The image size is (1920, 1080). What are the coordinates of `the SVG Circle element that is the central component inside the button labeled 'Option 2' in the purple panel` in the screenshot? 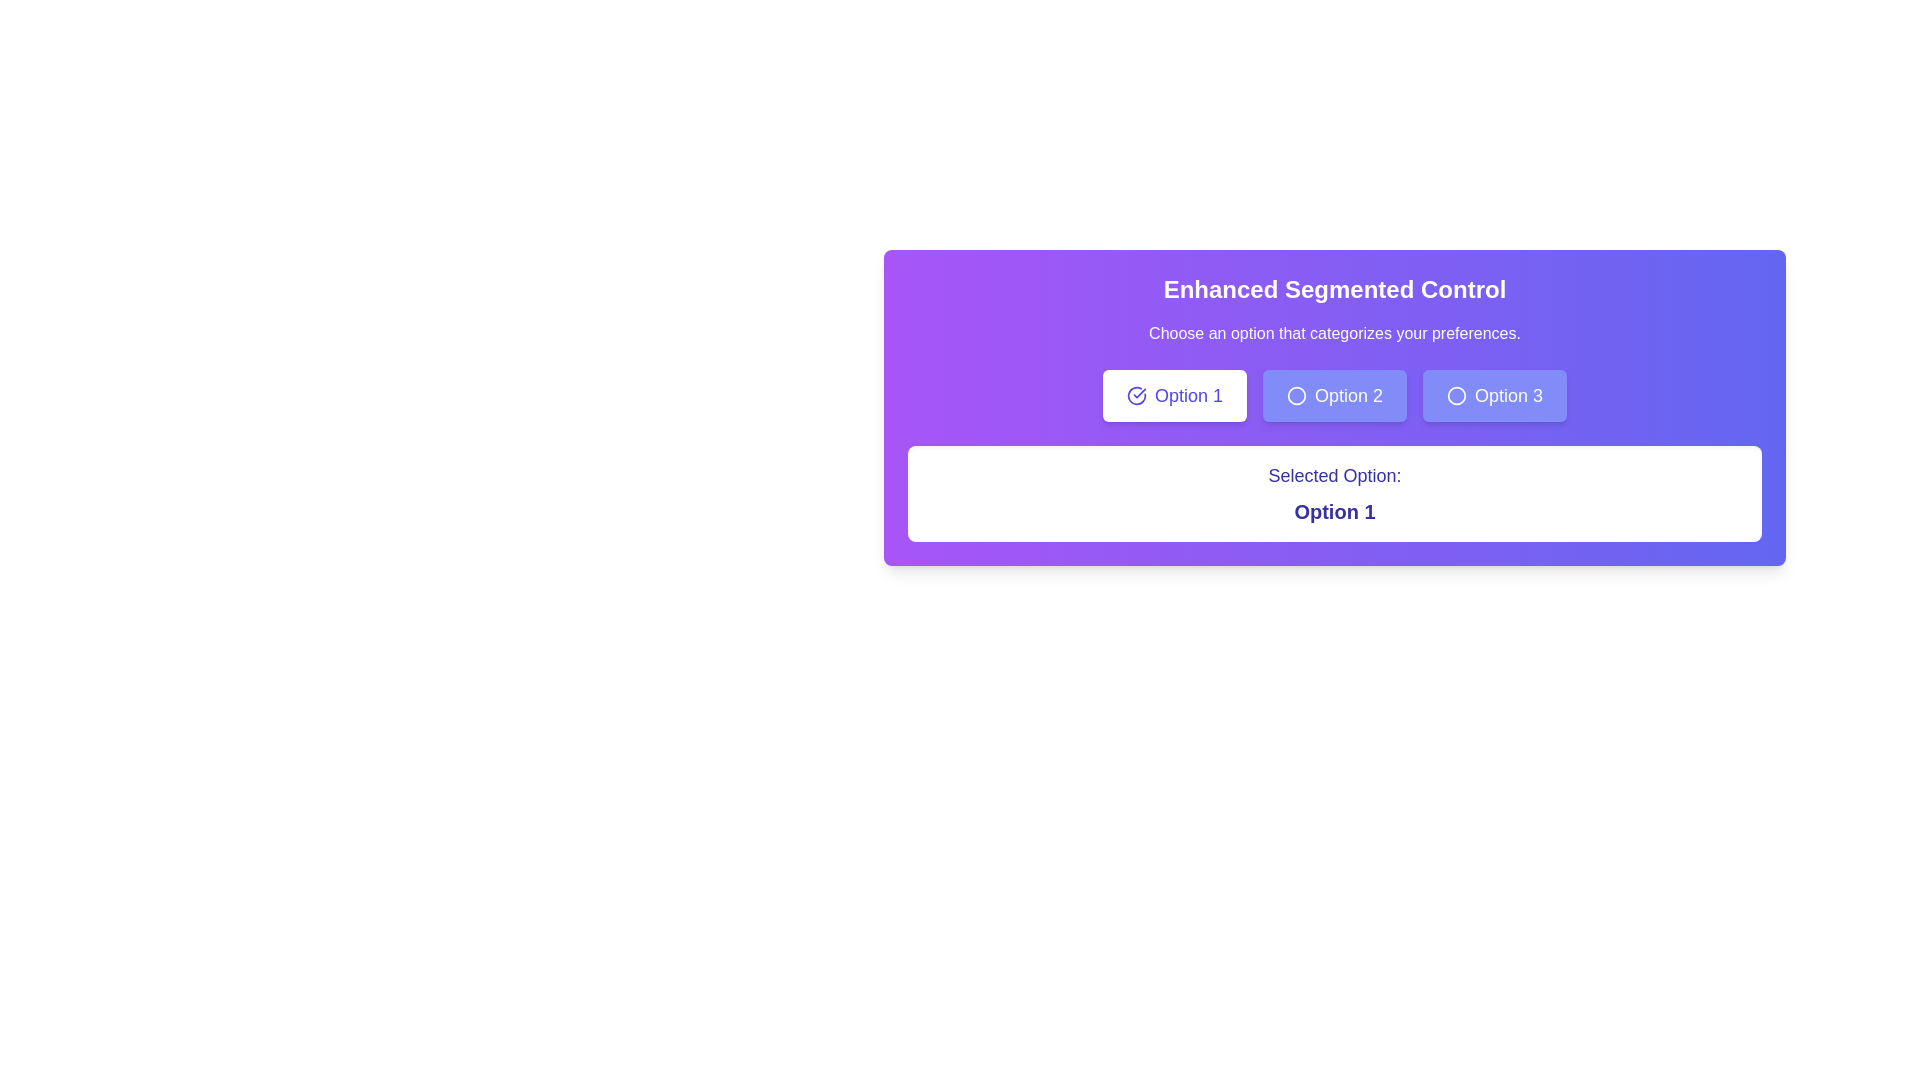 It's located at (1296, 396).